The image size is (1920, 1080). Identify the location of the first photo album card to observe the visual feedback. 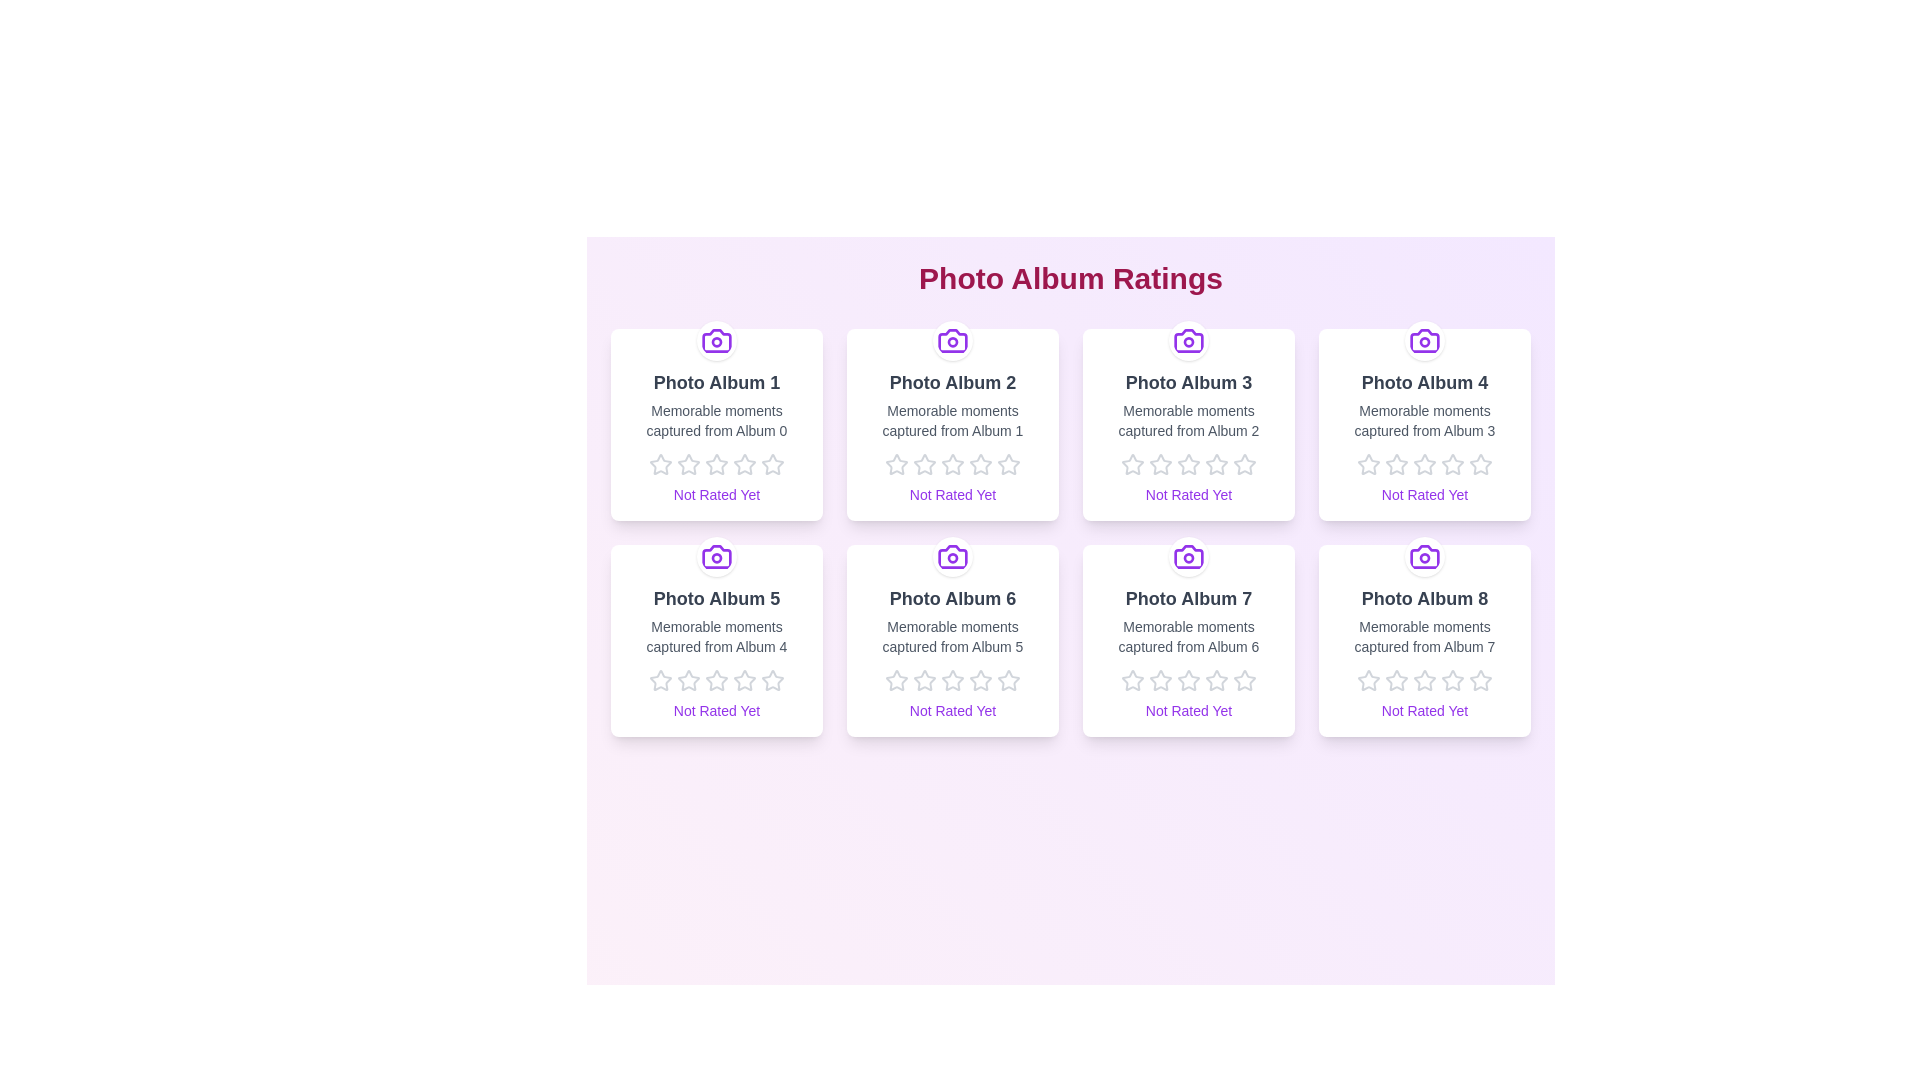
(716, 423).